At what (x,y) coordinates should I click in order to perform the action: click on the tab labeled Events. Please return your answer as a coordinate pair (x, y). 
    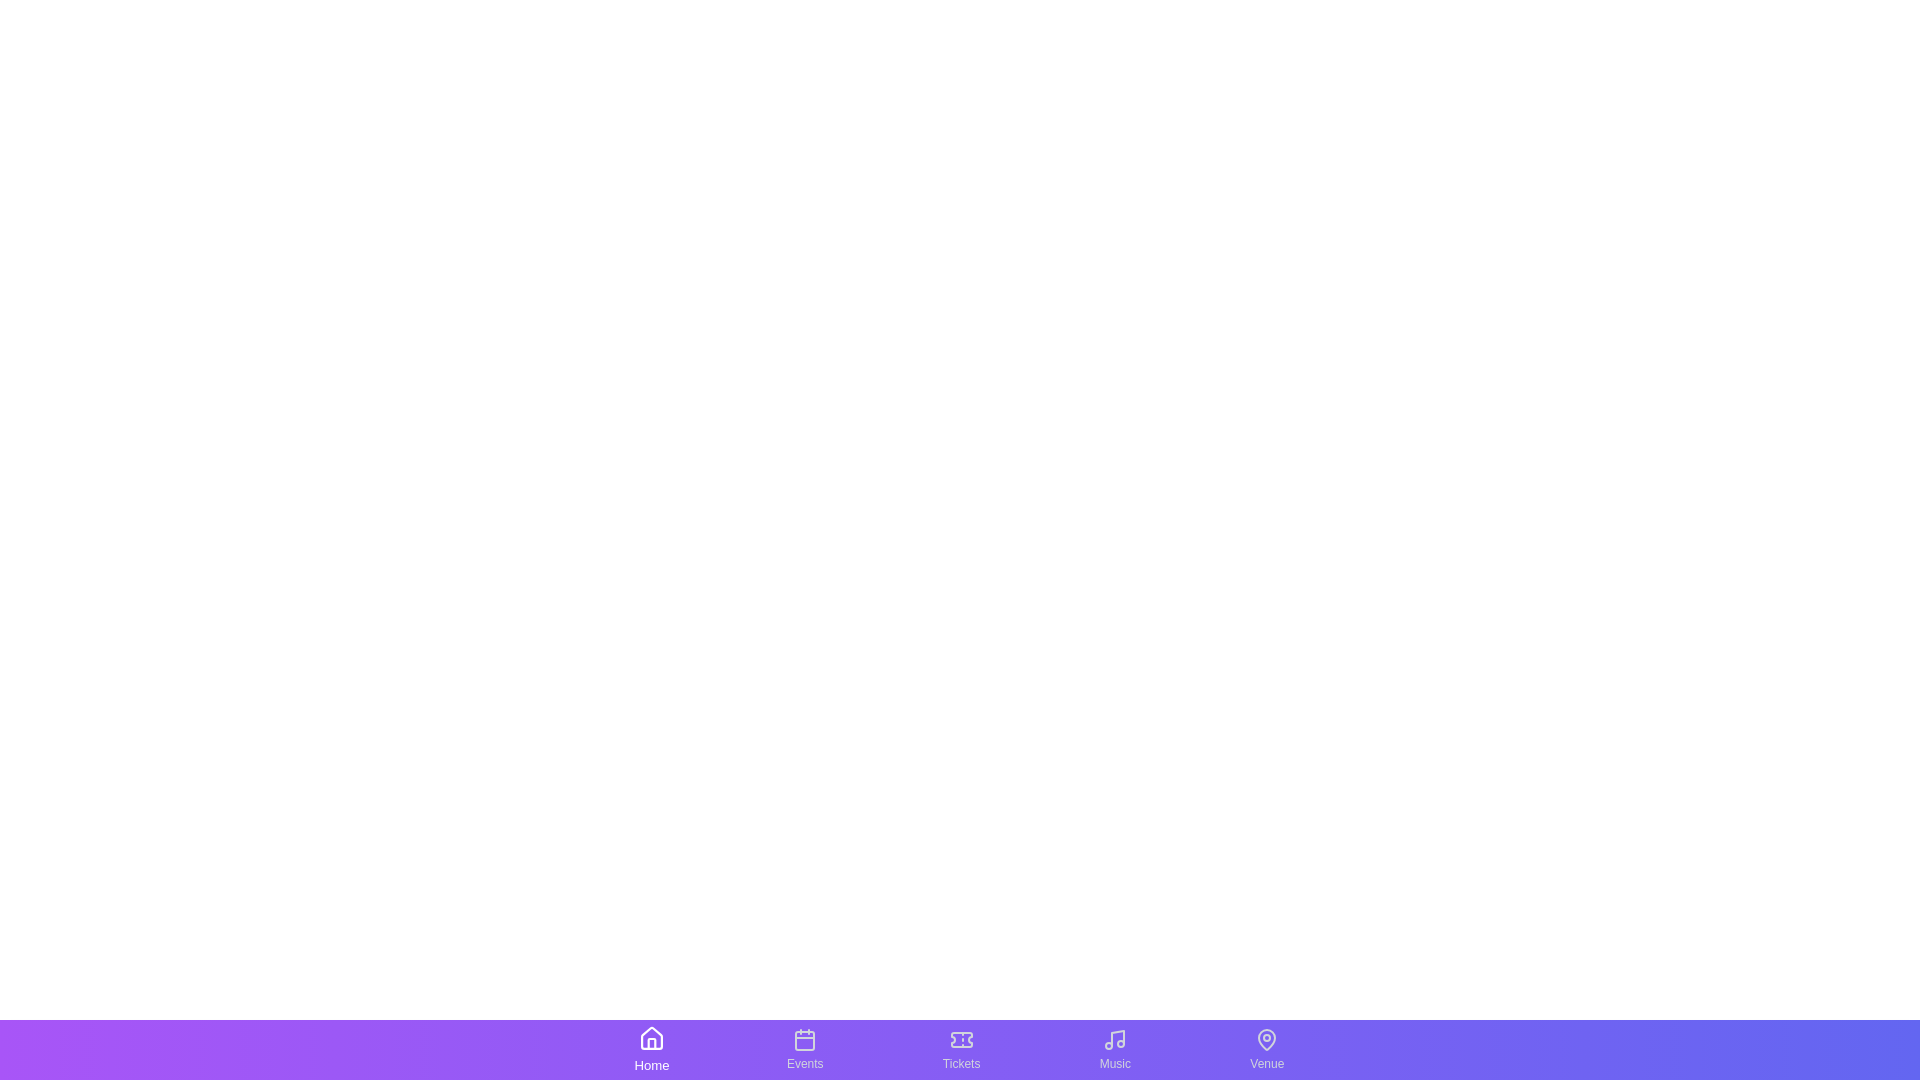
    Looking at the image, I should click on (805, 1048).